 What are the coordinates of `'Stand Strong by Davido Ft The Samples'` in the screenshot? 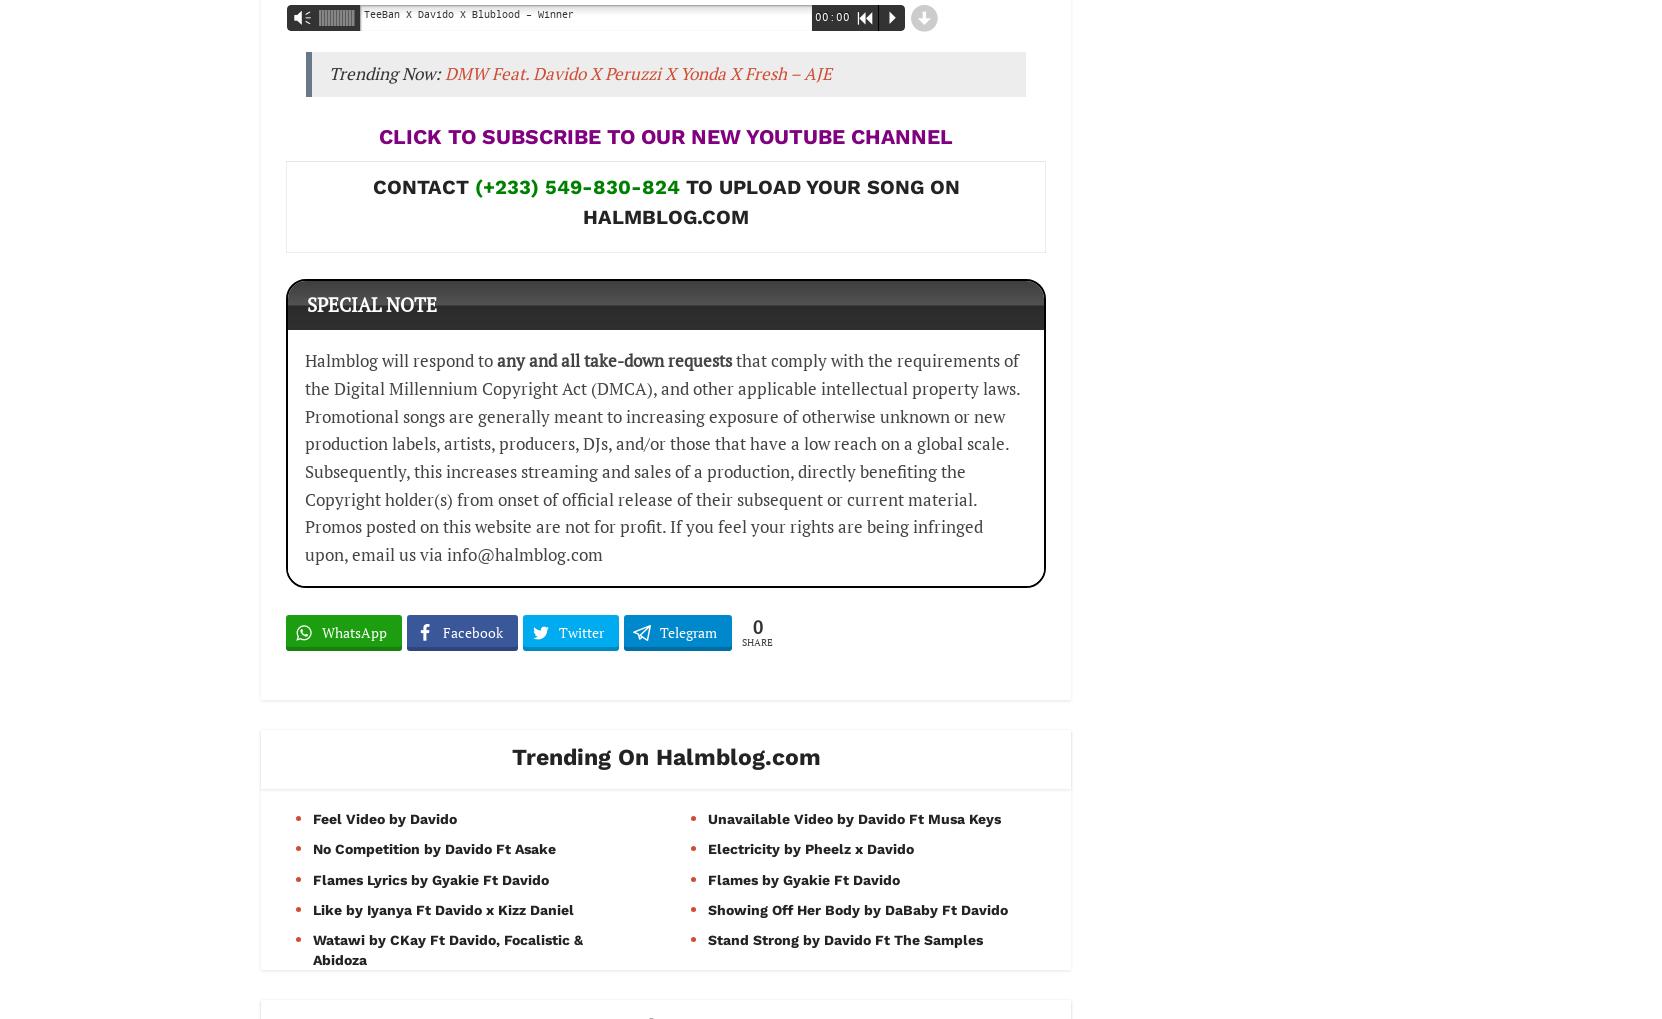 It's located at (844, 938).